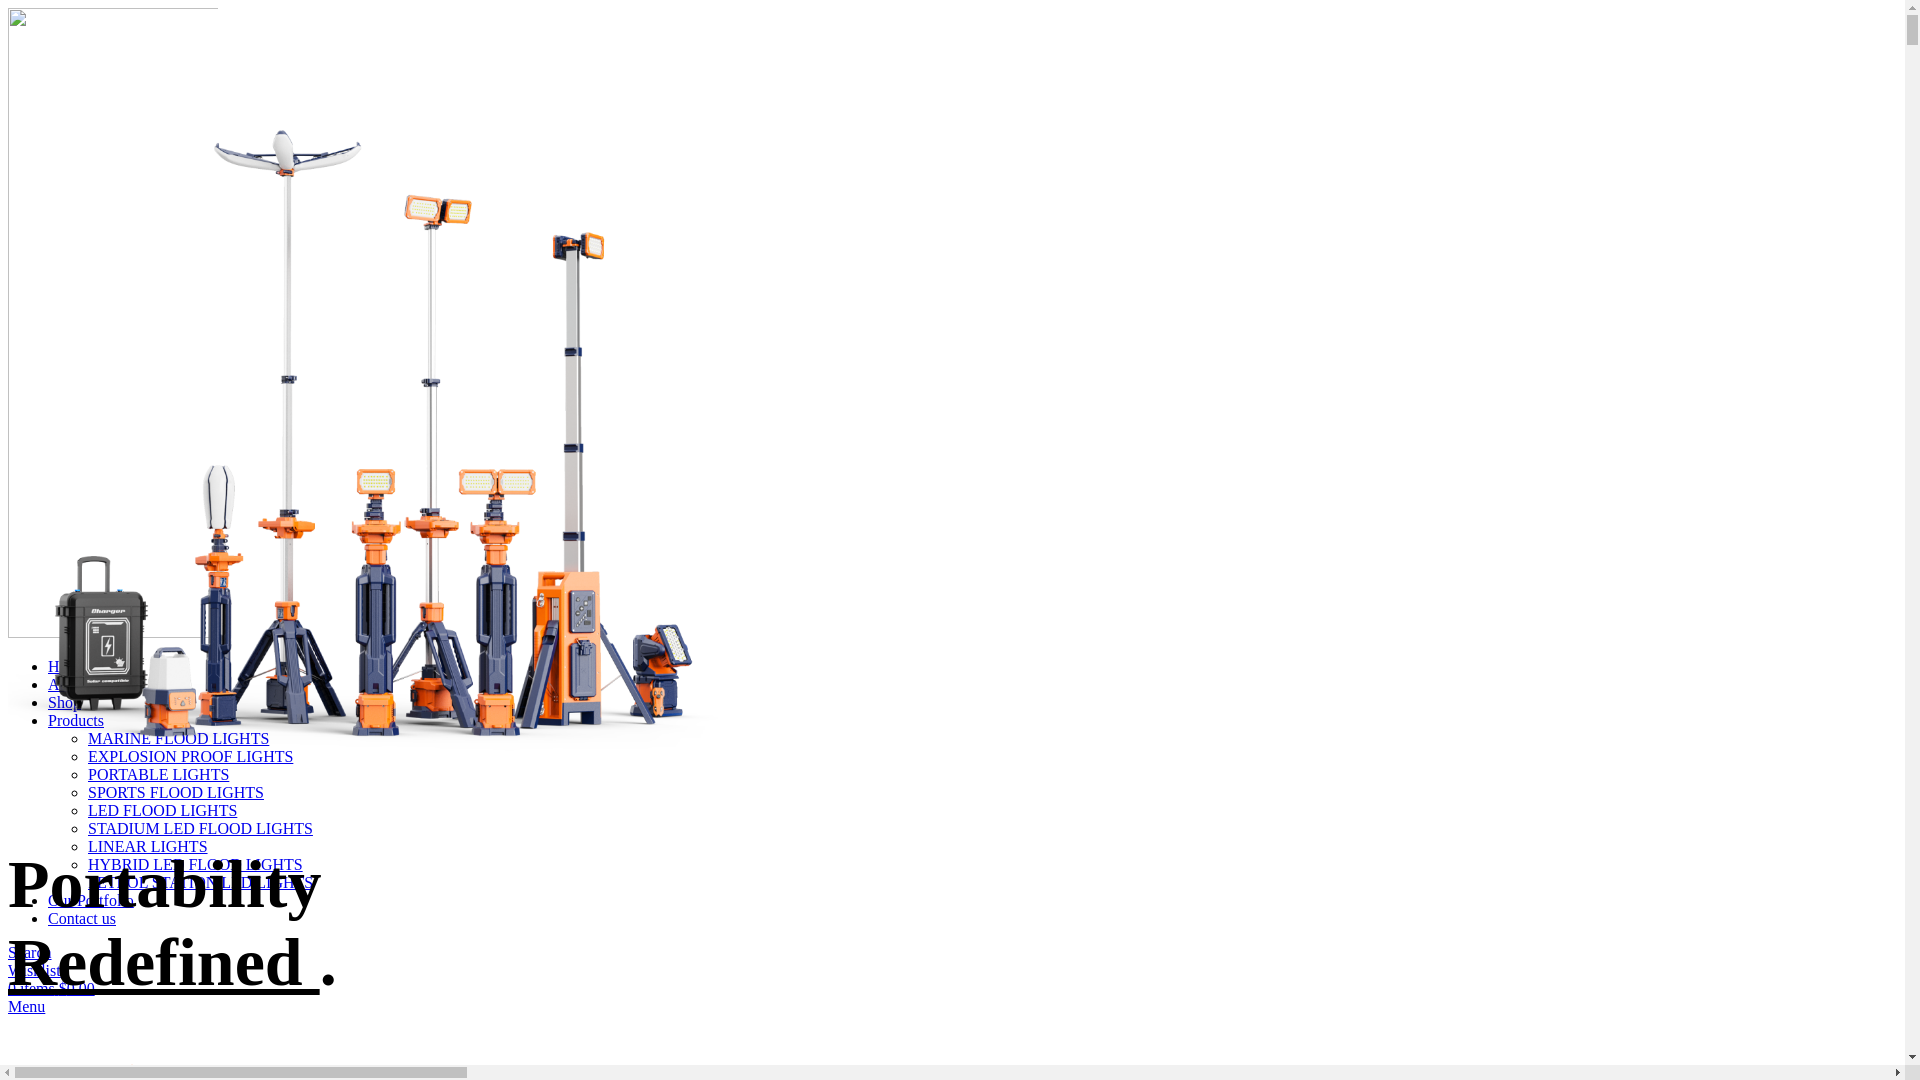 This screenshot has width=1920, height=1080. Describe the element at coordinates (67, 666) in the screenshot. I see `'Home'` at that location.